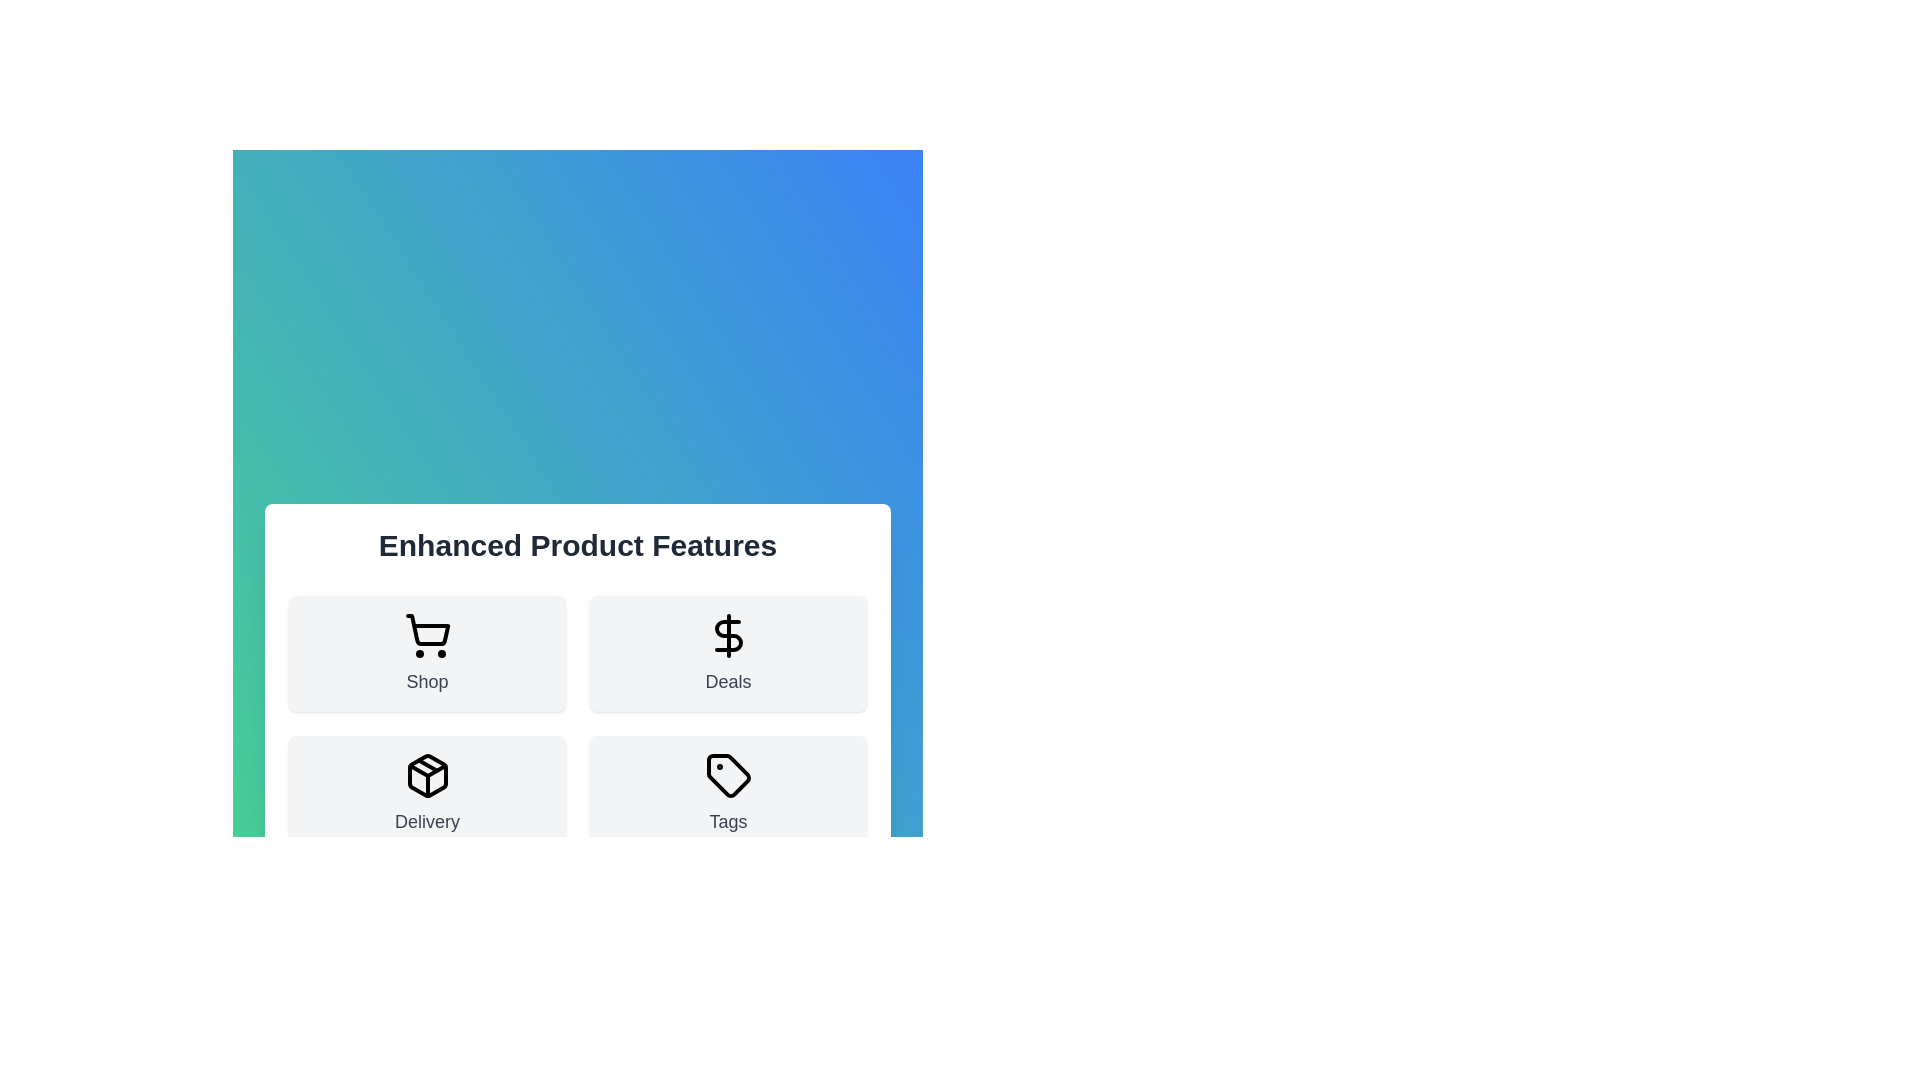 The width and height of the screenshot is (1920, 1080). Describe the element at coordinates (426, 774) in the screenshot. I see `the three-dimensional cube icon located within the white button labeled 'Delivery' in the 'Enhanced Product Features' section` at that location.